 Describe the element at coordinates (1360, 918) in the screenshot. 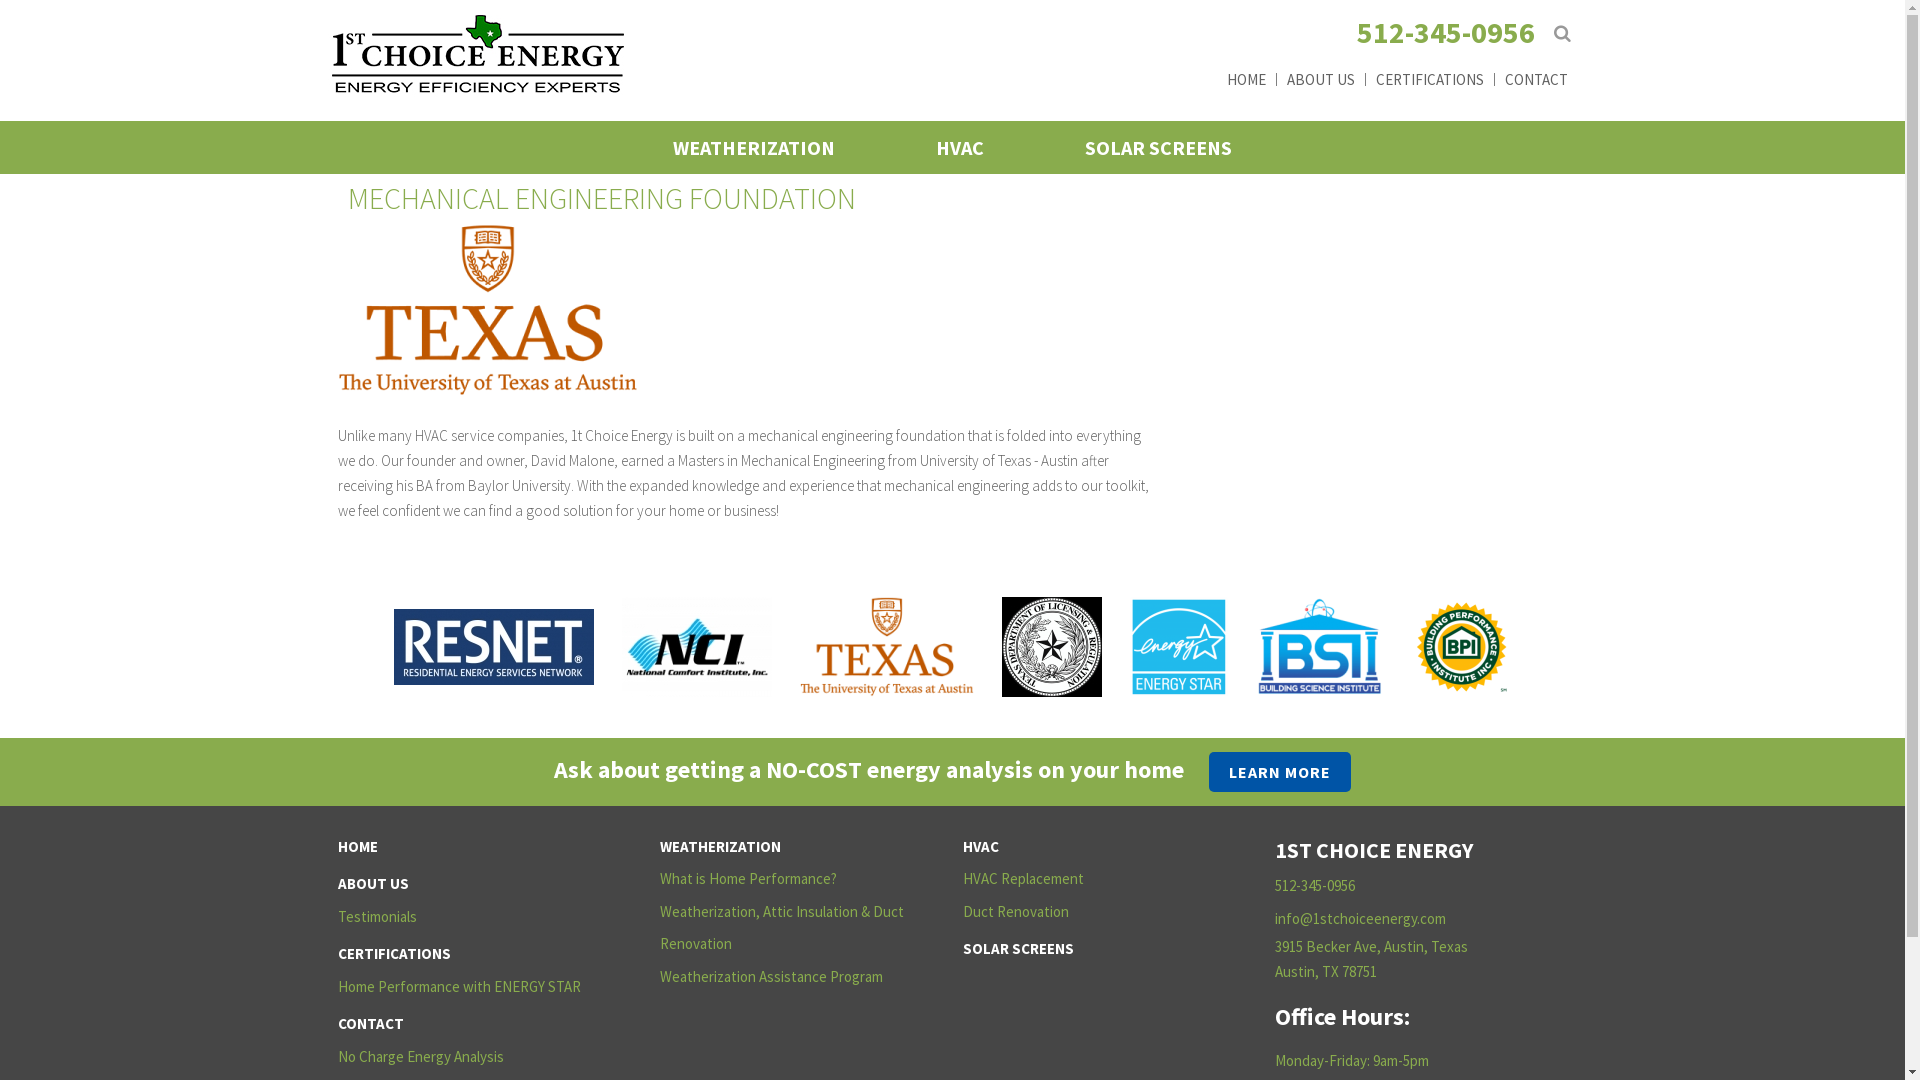

I see `'info@1stchoiceenergy.com'` at that location.